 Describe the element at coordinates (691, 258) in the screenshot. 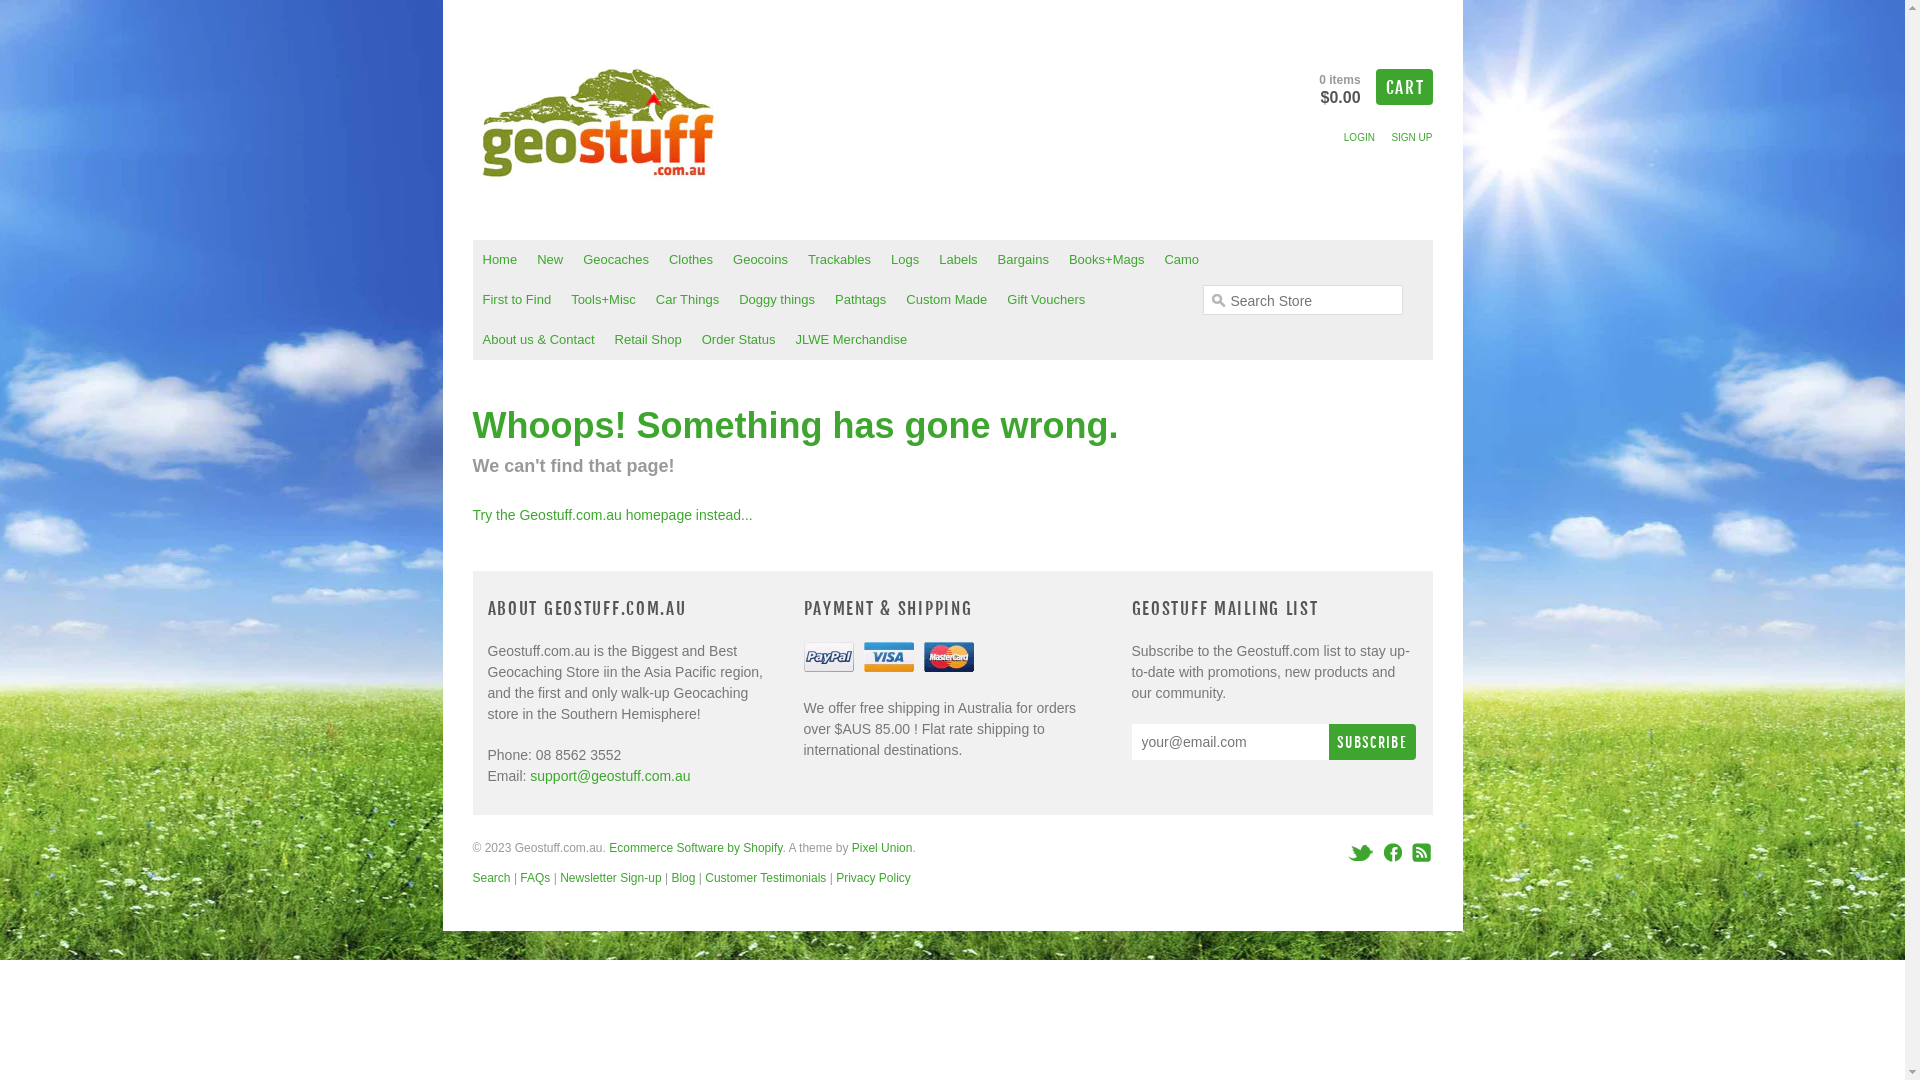

I see `'Clothes'` at that location.